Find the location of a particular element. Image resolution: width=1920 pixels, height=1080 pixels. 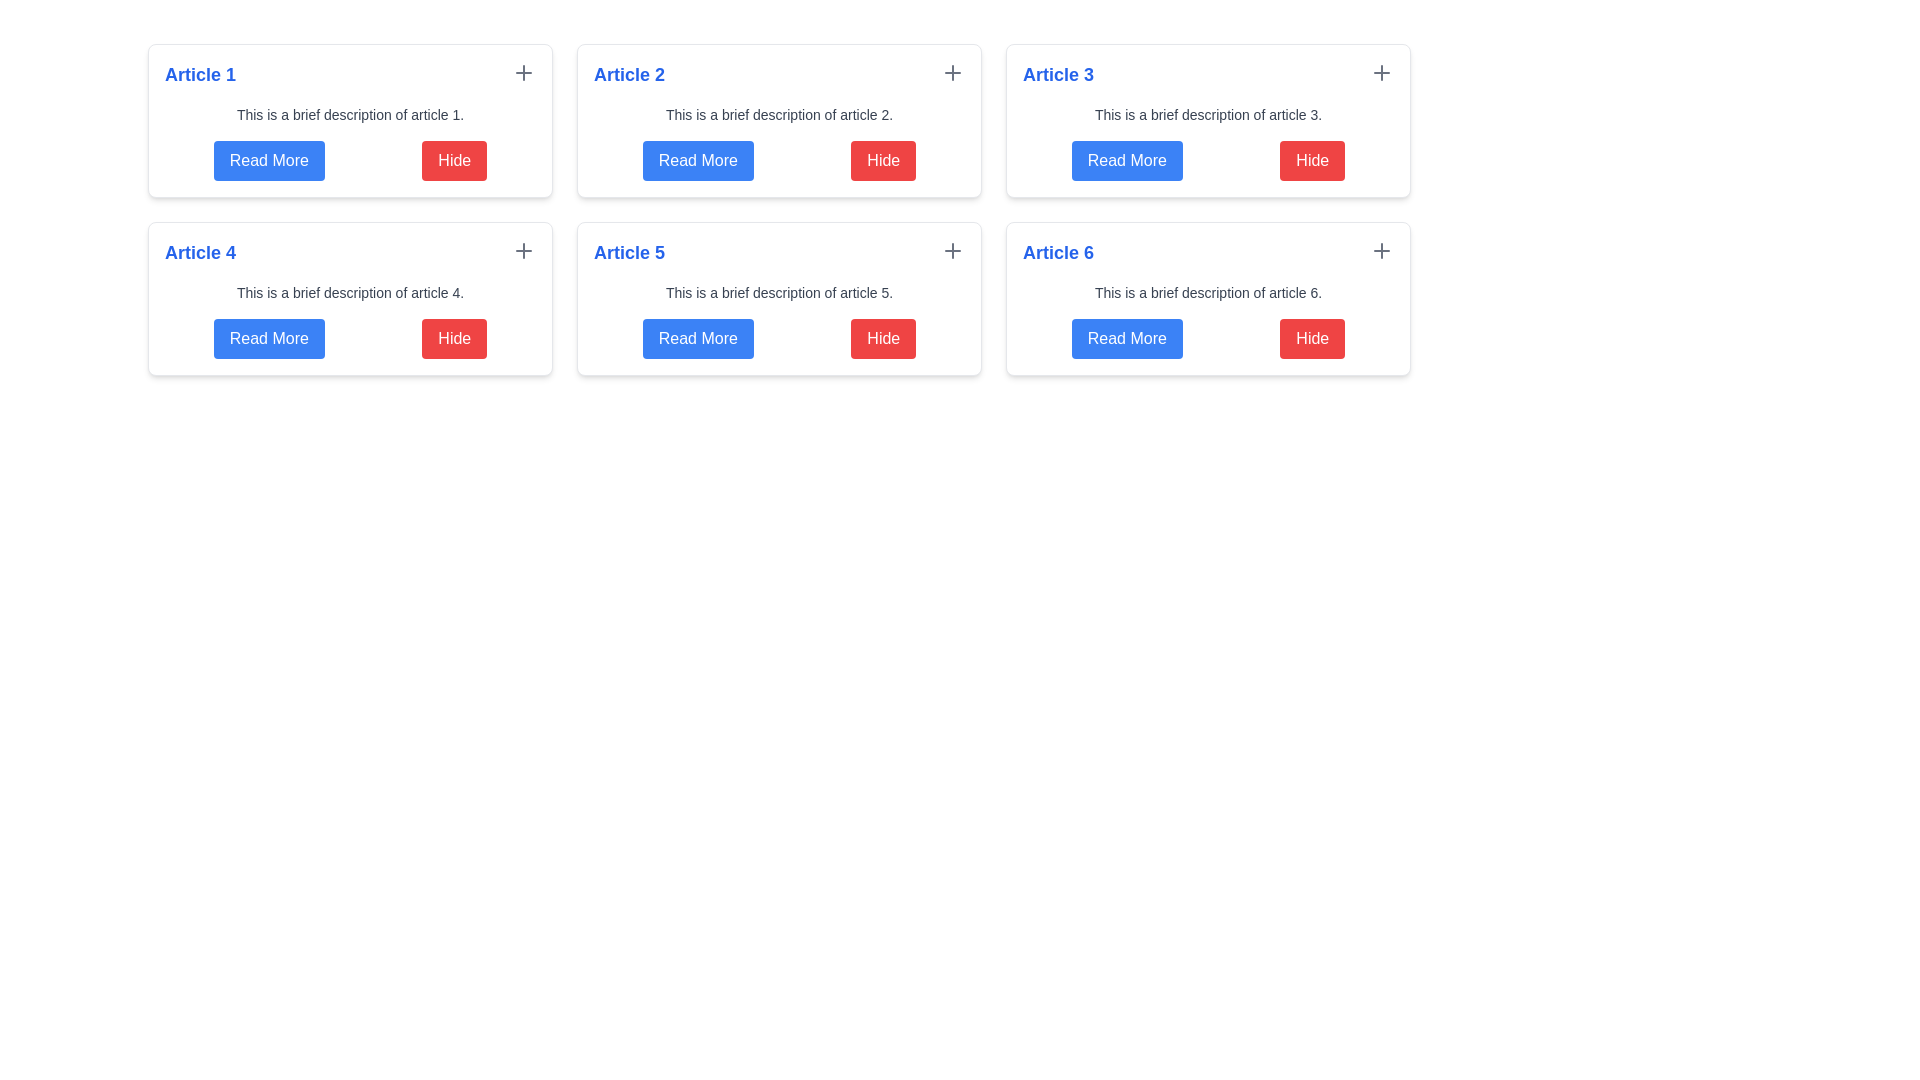

the plus icon button located in the upper-right corner of the 'Article 3' card is located at coordinates (1381, 72).